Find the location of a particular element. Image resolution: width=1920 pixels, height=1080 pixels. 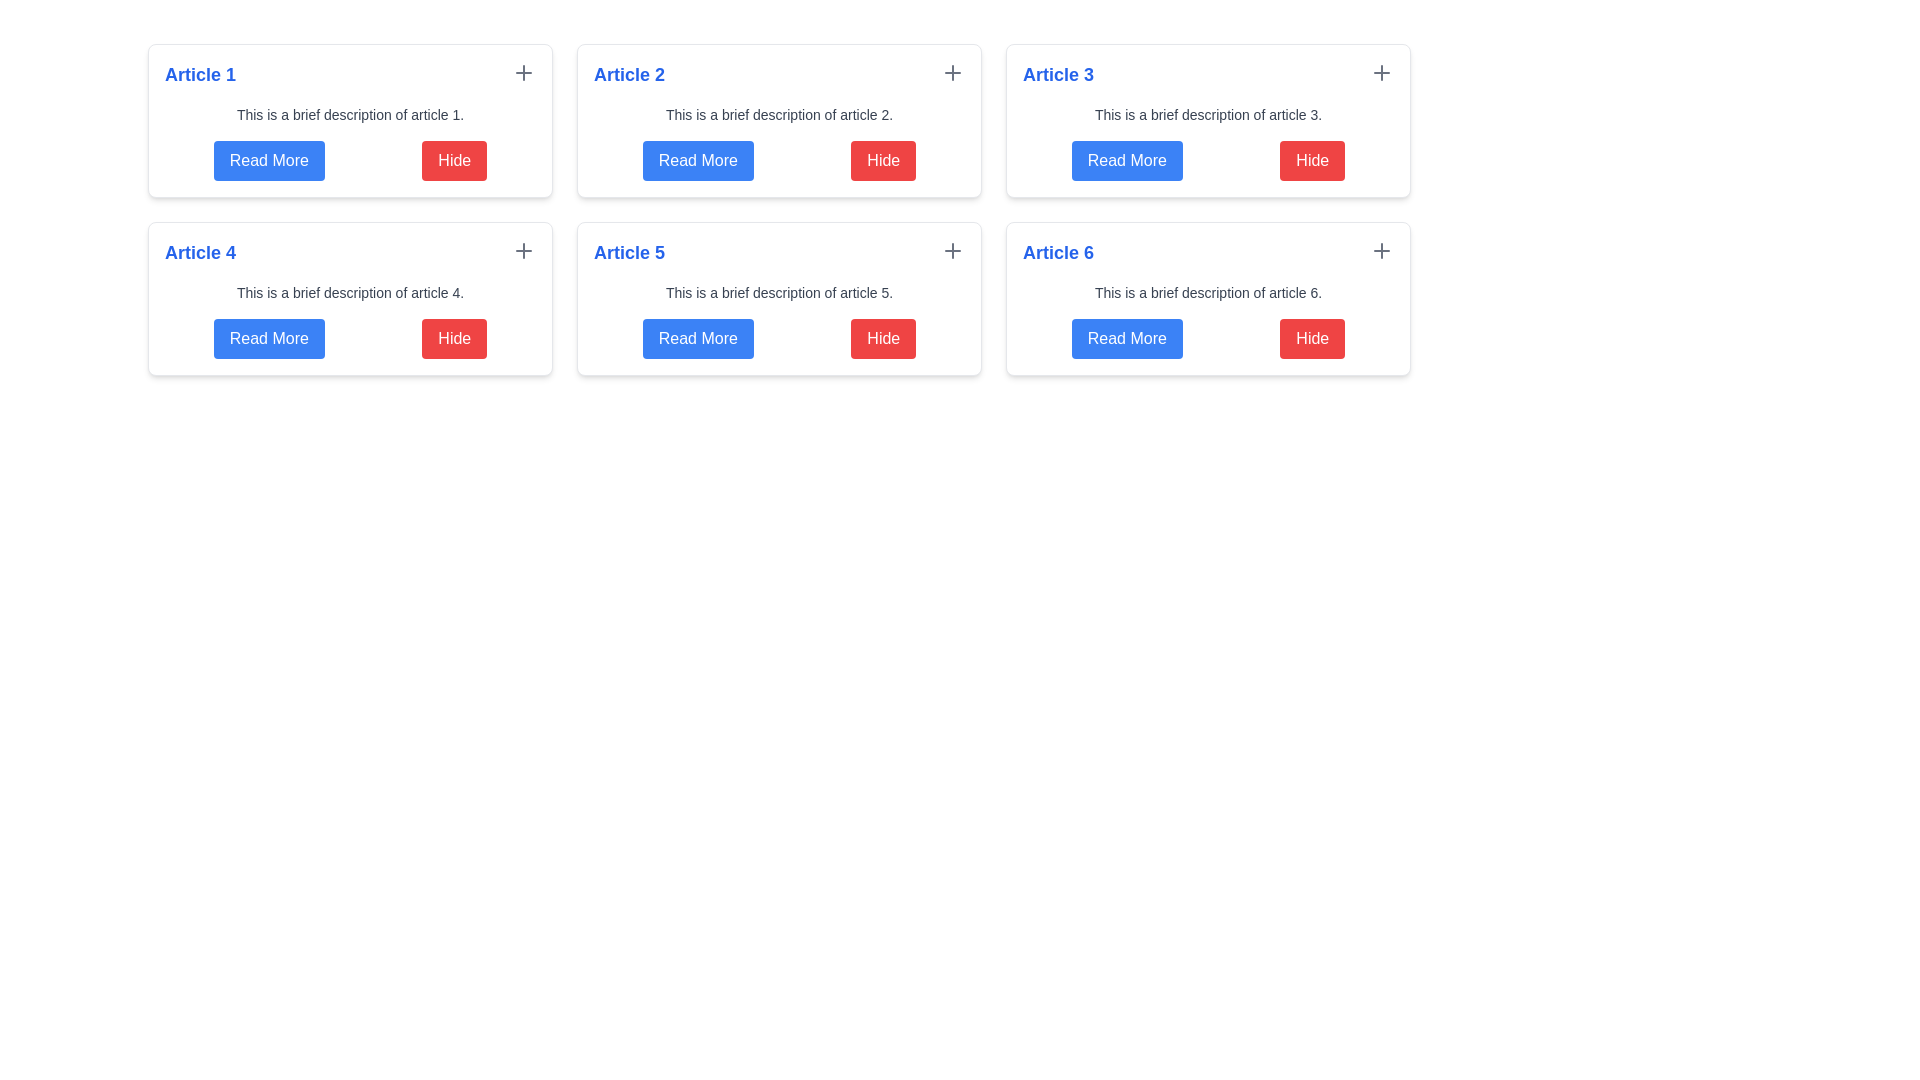

the plus icon button located in the upper-right corner of the 'Article 3' card is located at coordinates (1381, 72).